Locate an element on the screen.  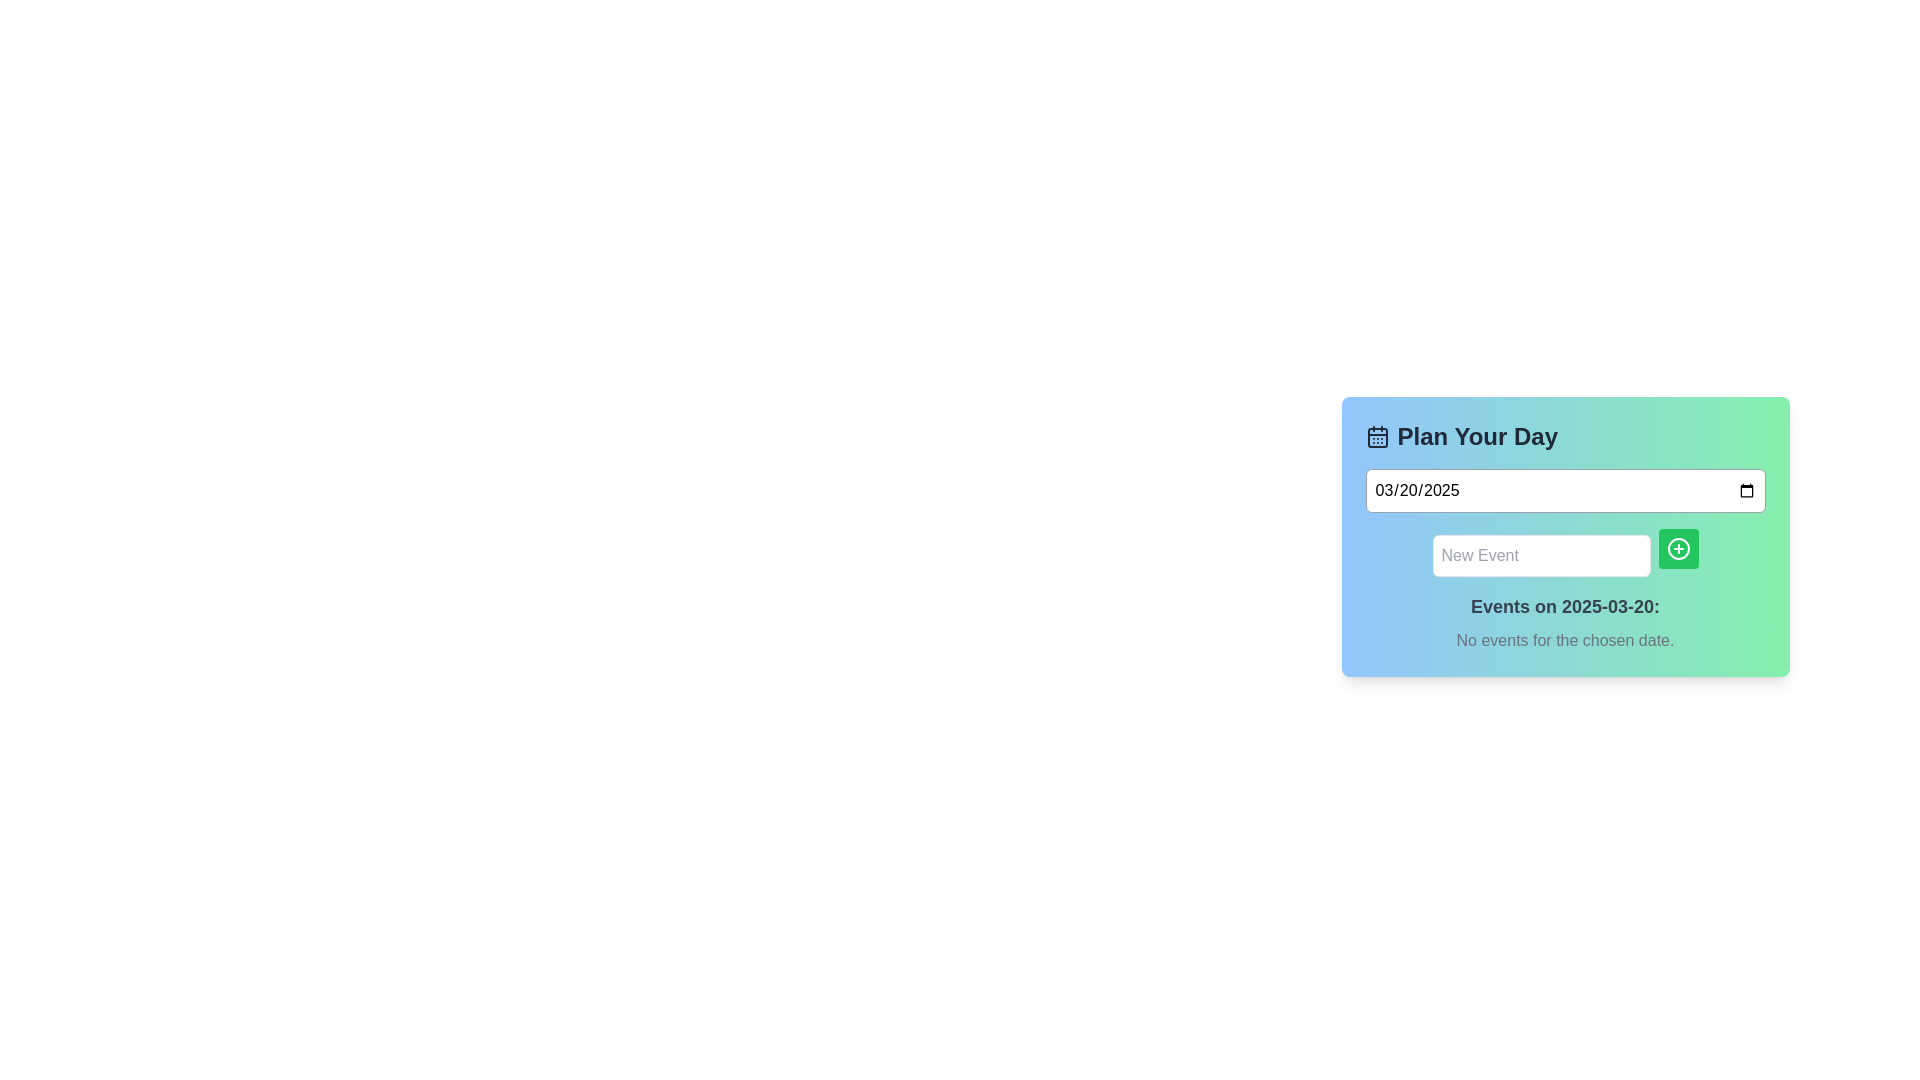
the Text block that displays information about scheduled events for the chosen date, indicating that there are no events for that date is located at coordinates (1564, 622).